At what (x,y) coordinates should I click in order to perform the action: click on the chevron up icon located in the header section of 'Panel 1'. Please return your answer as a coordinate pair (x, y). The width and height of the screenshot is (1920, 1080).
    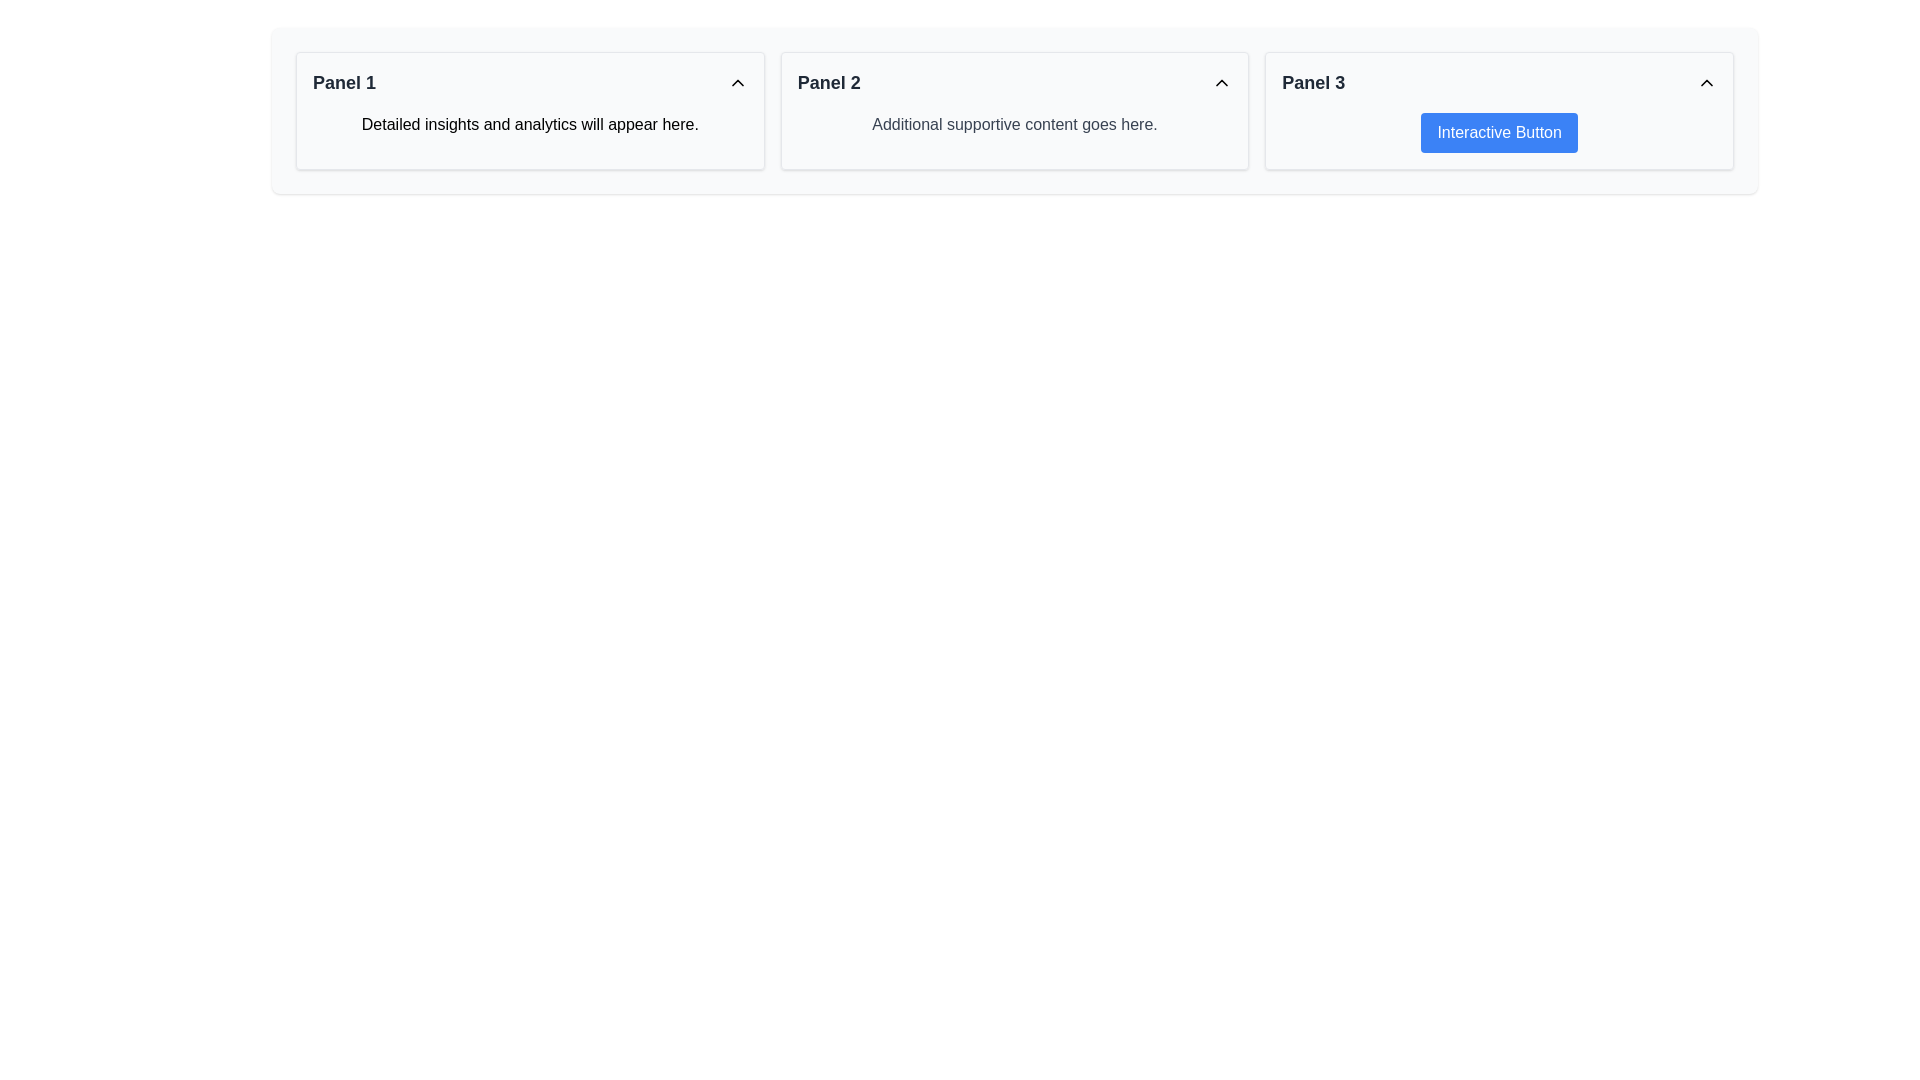
    Looking at the image, I should click on (736, 82).